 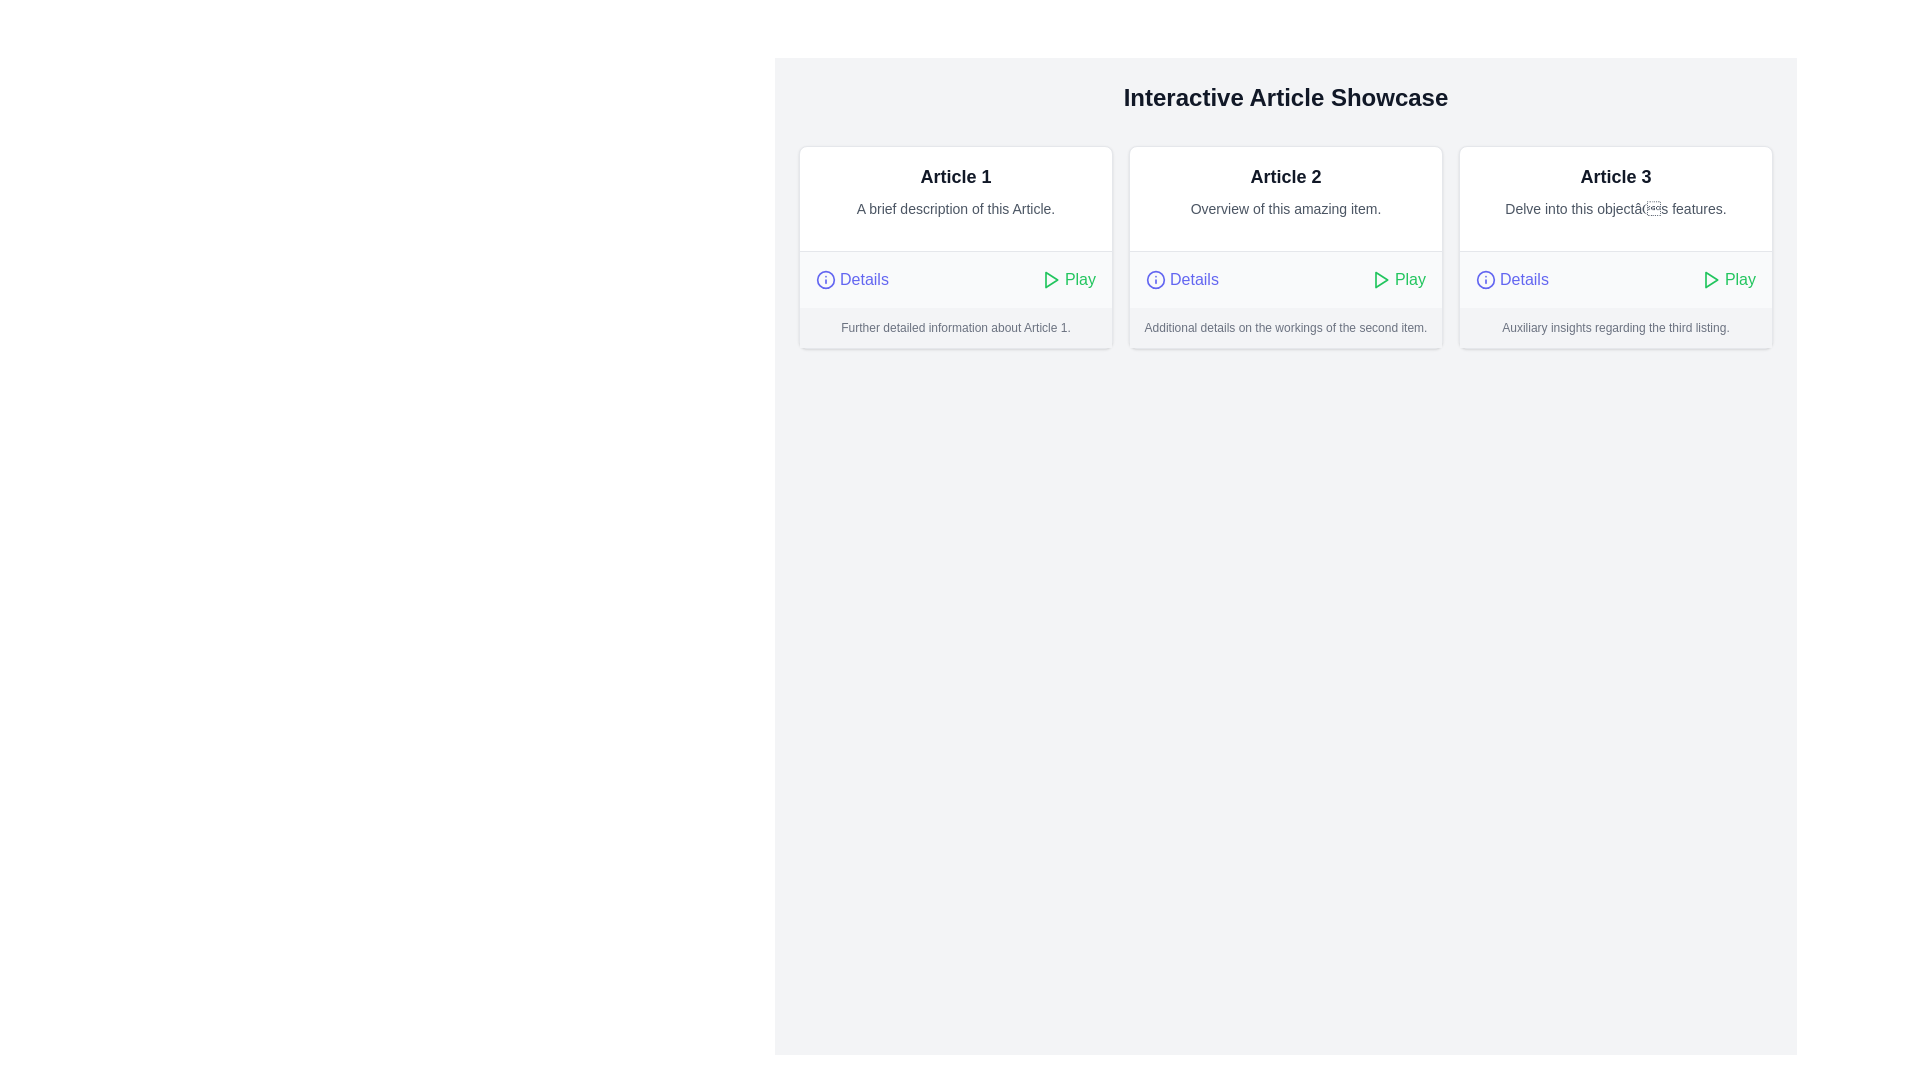 I want to click on the static informational label located at the bottom of the article card labeled 'Article 1', beneath the 'Details' and 'Play' buttons, so click(x=954, y=326).